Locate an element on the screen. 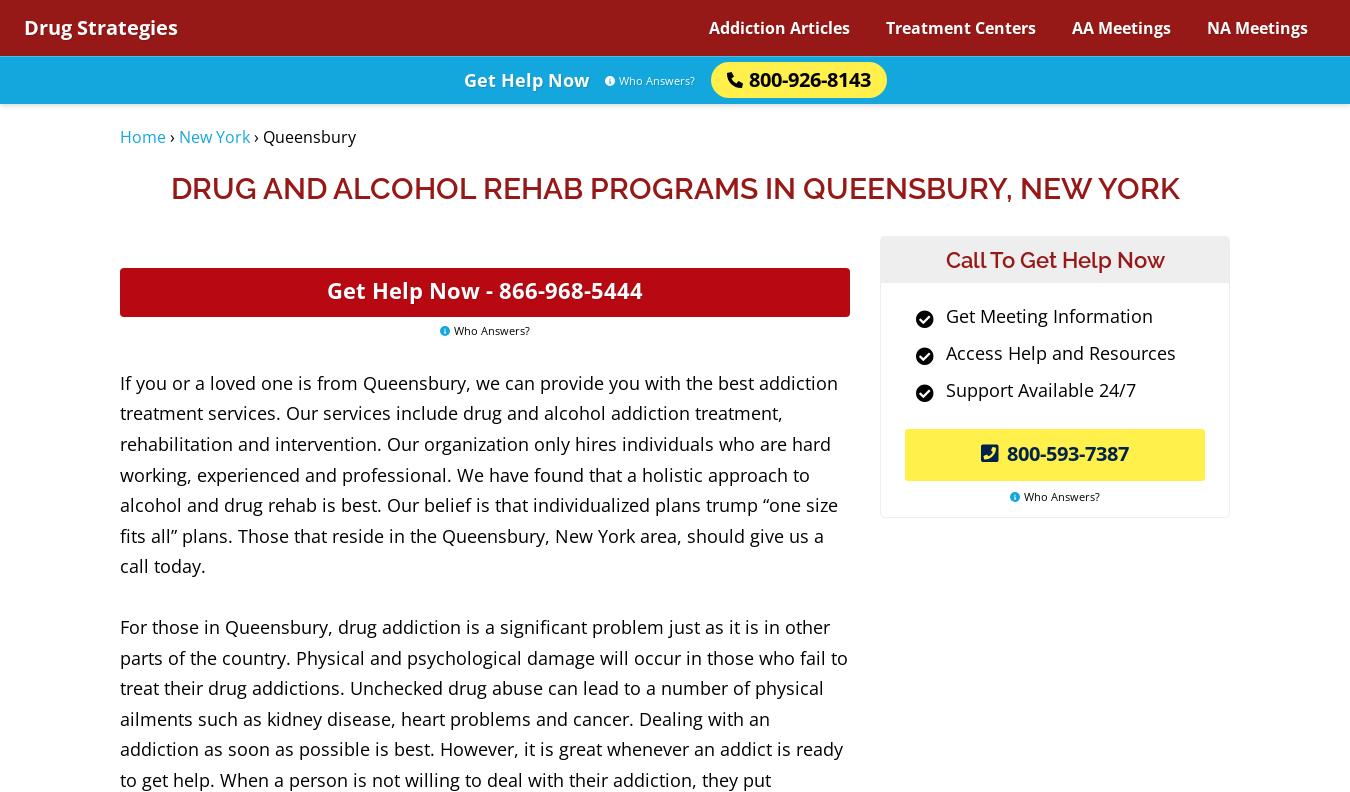 This screenshot has width=1350, height=792. 'Access Help and Resources' is located at coordinates (1060, 352).